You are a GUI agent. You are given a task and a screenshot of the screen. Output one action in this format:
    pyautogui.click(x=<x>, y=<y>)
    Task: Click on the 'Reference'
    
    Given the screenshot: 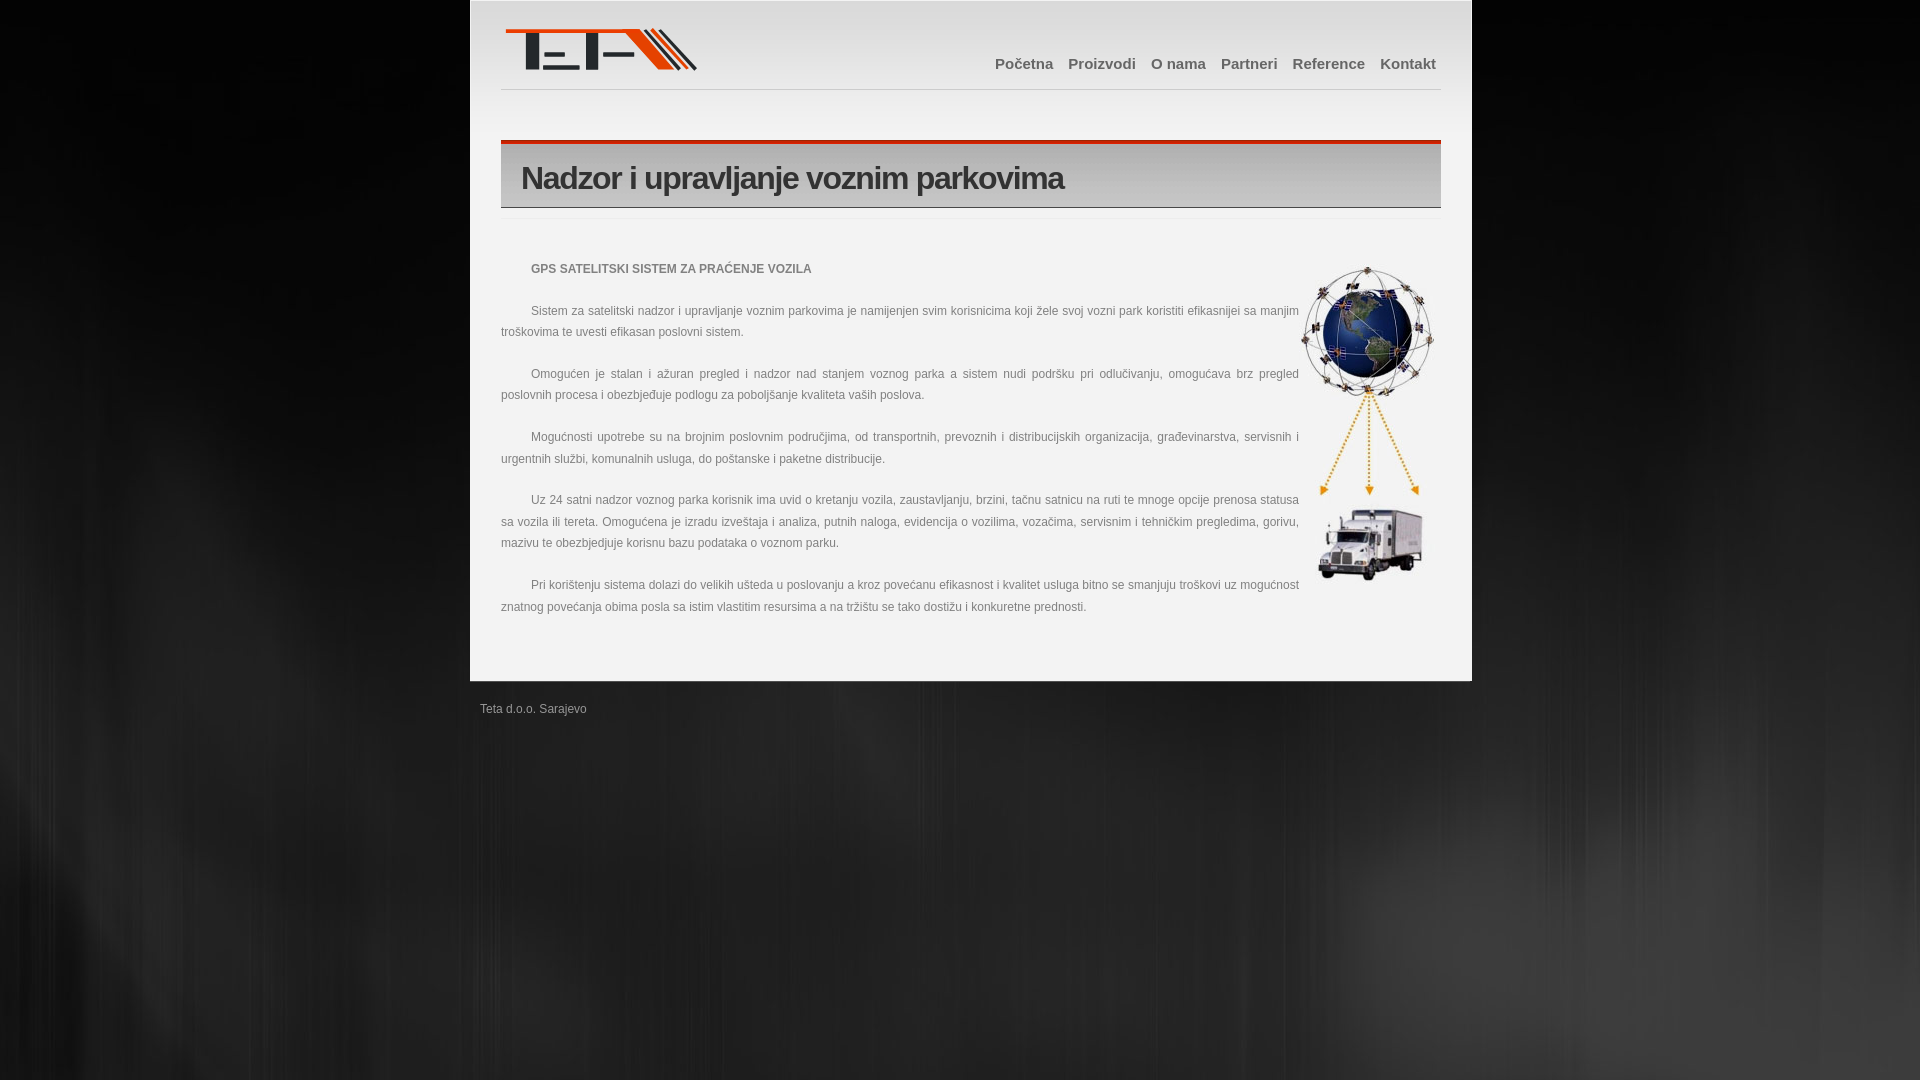 What is the action you would take?
    pyautogui.click(x=1292, y=62)
    